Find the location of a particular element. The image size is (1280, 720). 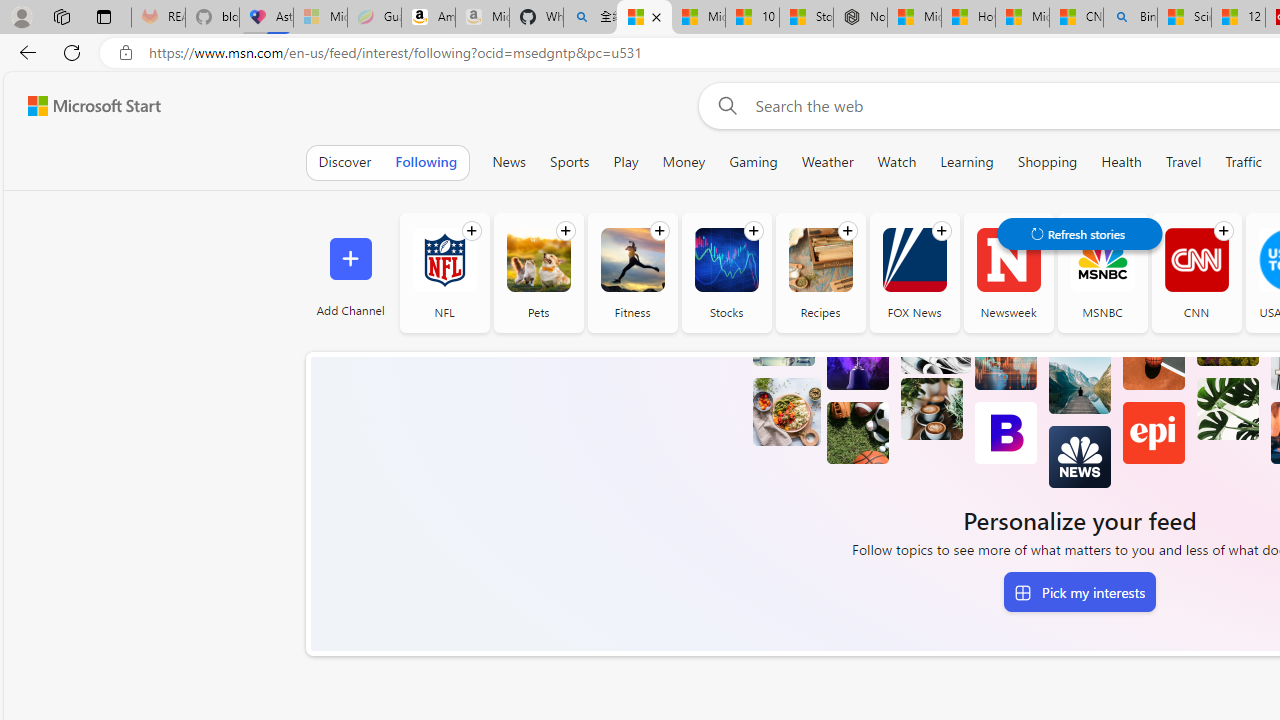

'Sports' is located at coordinates (568, 161).